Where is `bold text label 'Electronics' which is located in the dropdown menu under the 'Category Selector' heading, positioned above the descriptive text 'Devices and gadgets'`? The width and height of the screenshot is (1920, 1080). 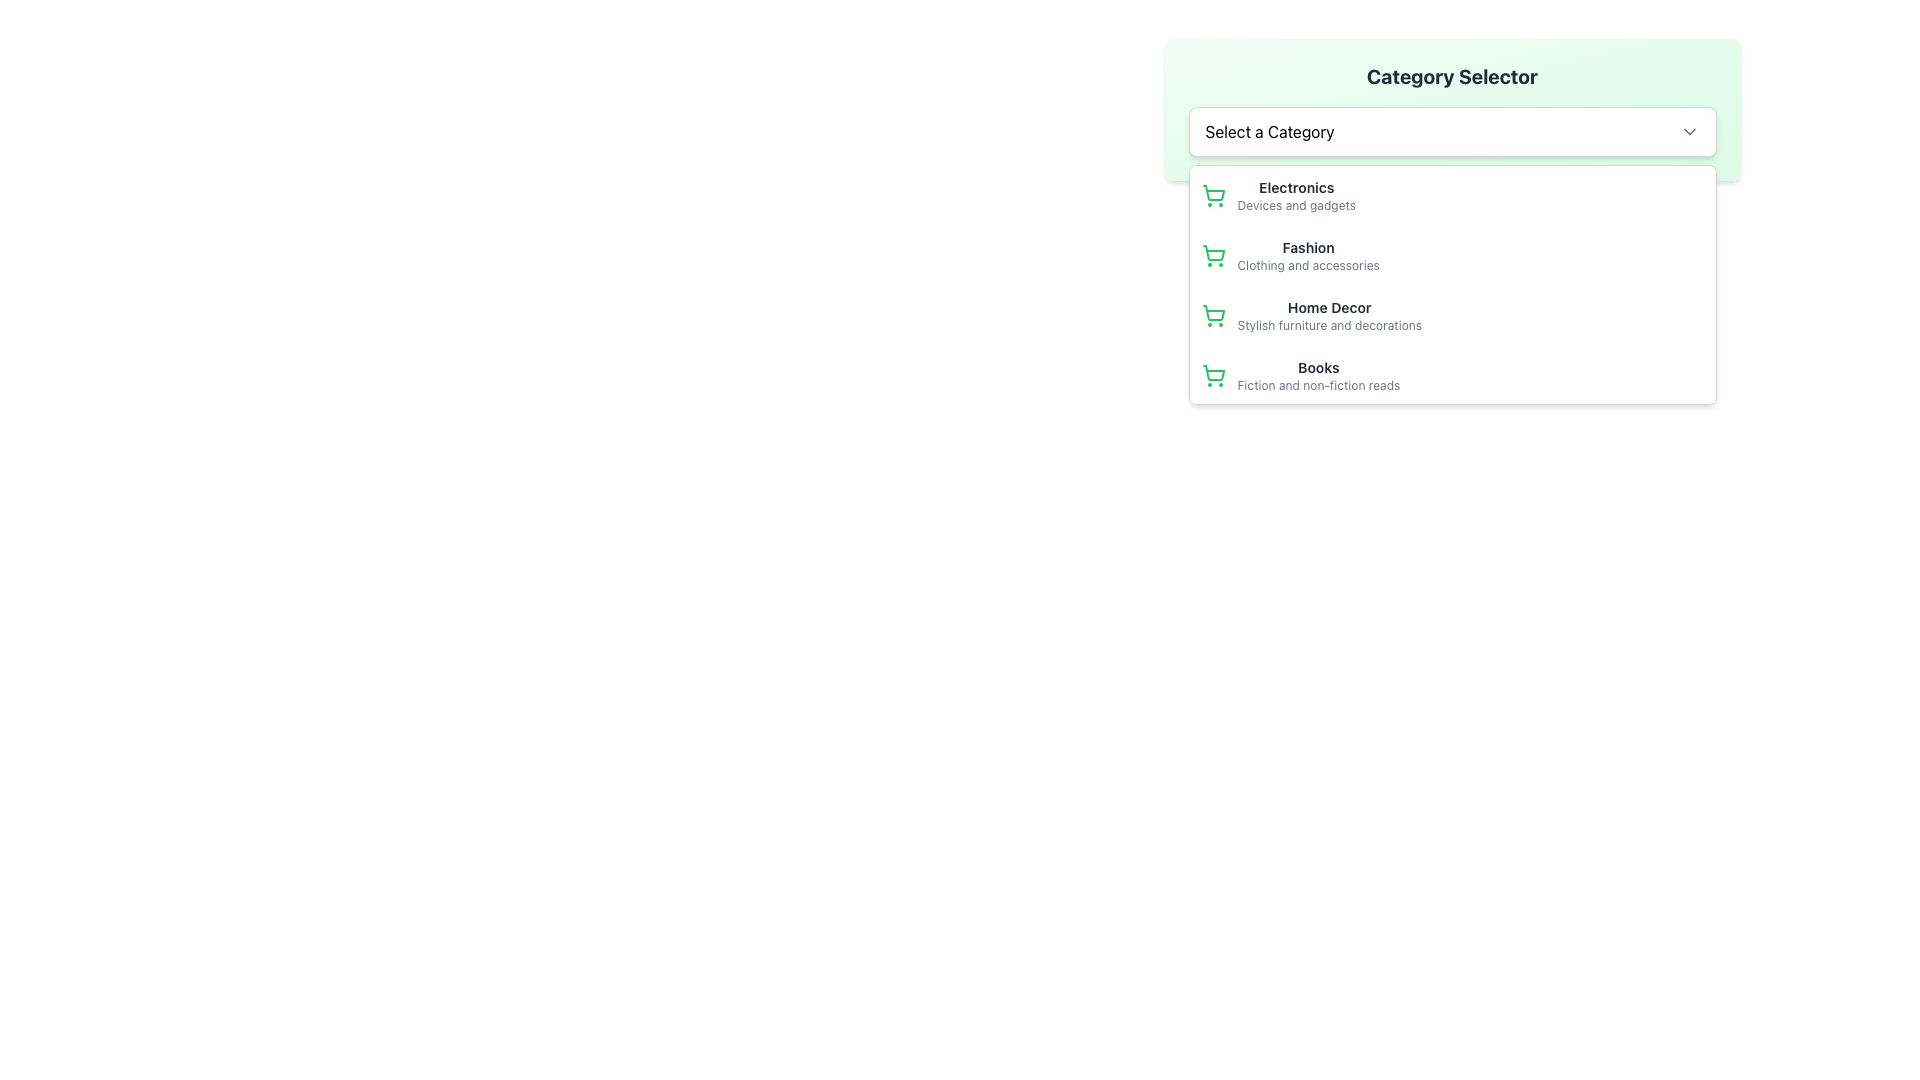 bold text label 'Electronics' which is located in the dropdown menu under the 'Category Selector' heading, positioned above the descriptive text 'Devices and gadgets' is located at coordinates (1296, 188).